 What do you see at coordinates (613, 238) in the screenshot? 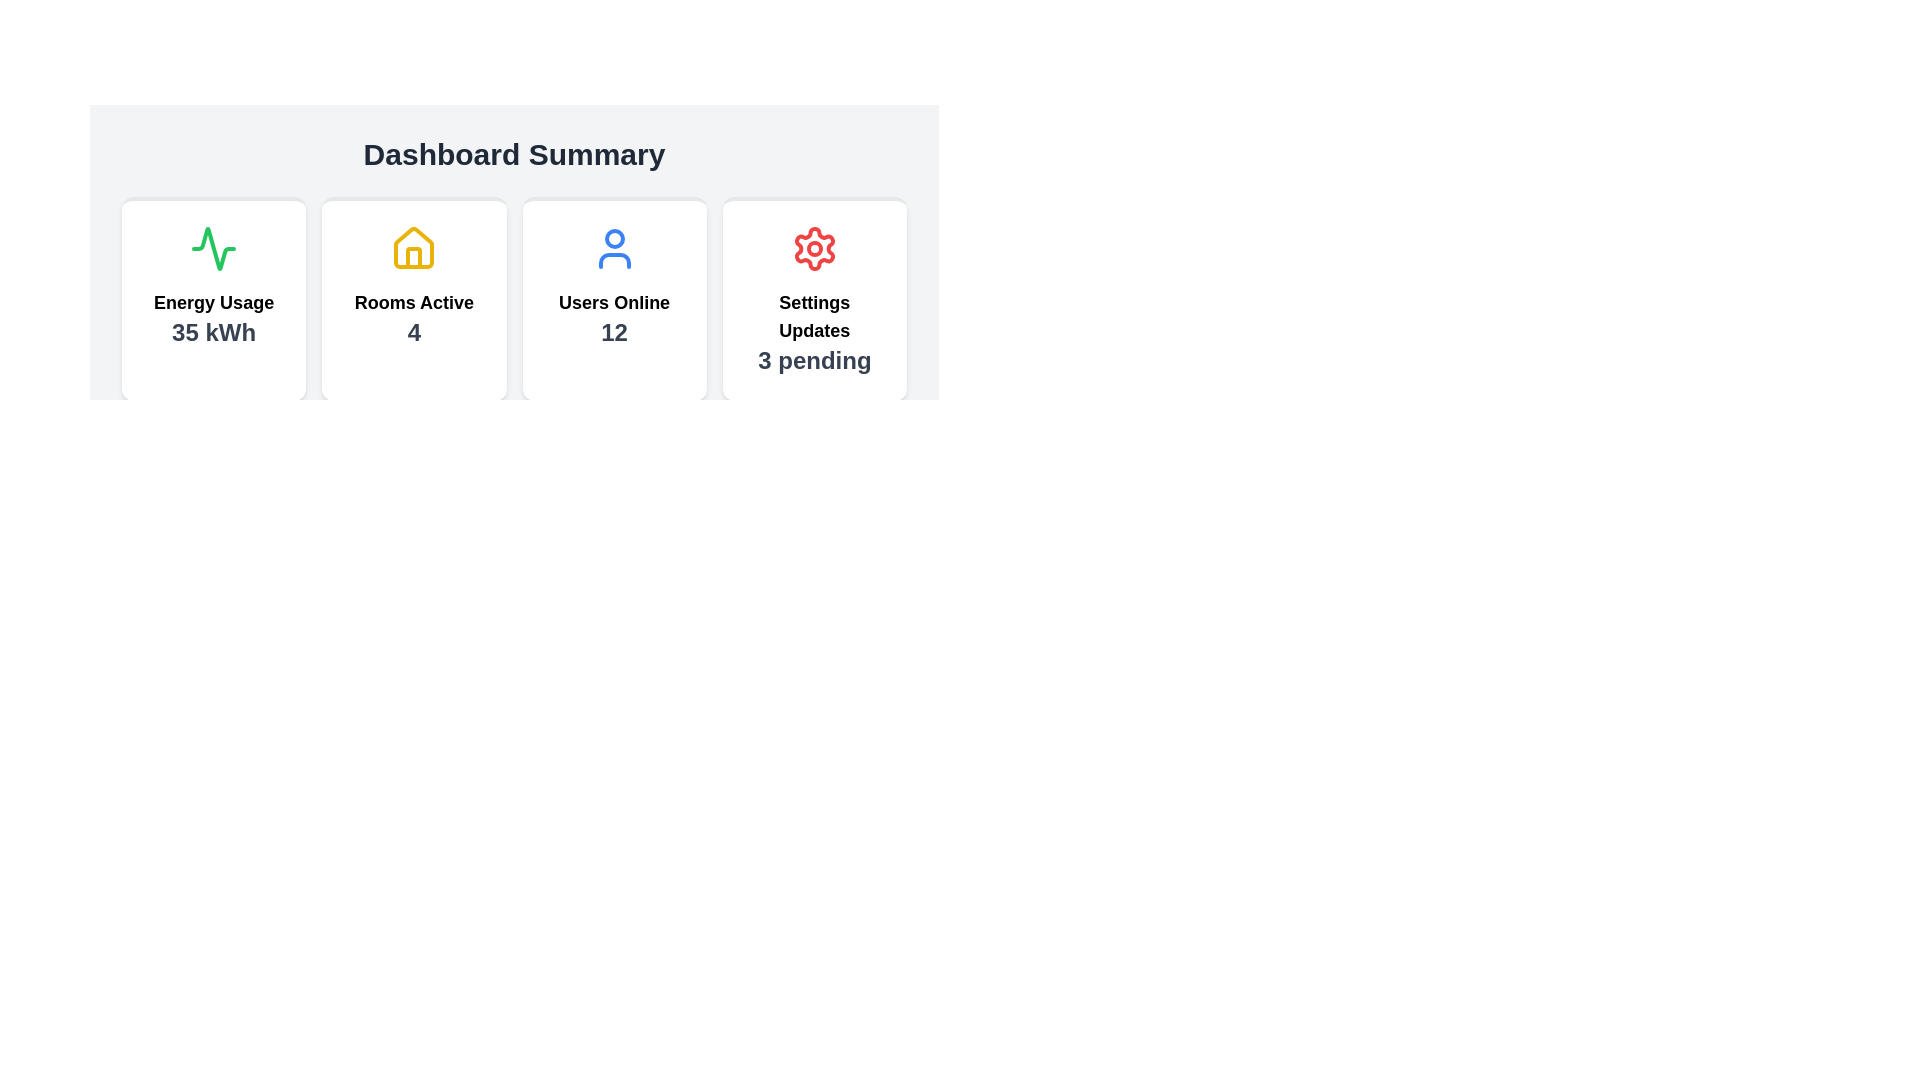
I see `the SVG circle representing a user icon located in the third column of the dashboard grid under the 'Users Online' header` at bounding box center [613, 238].